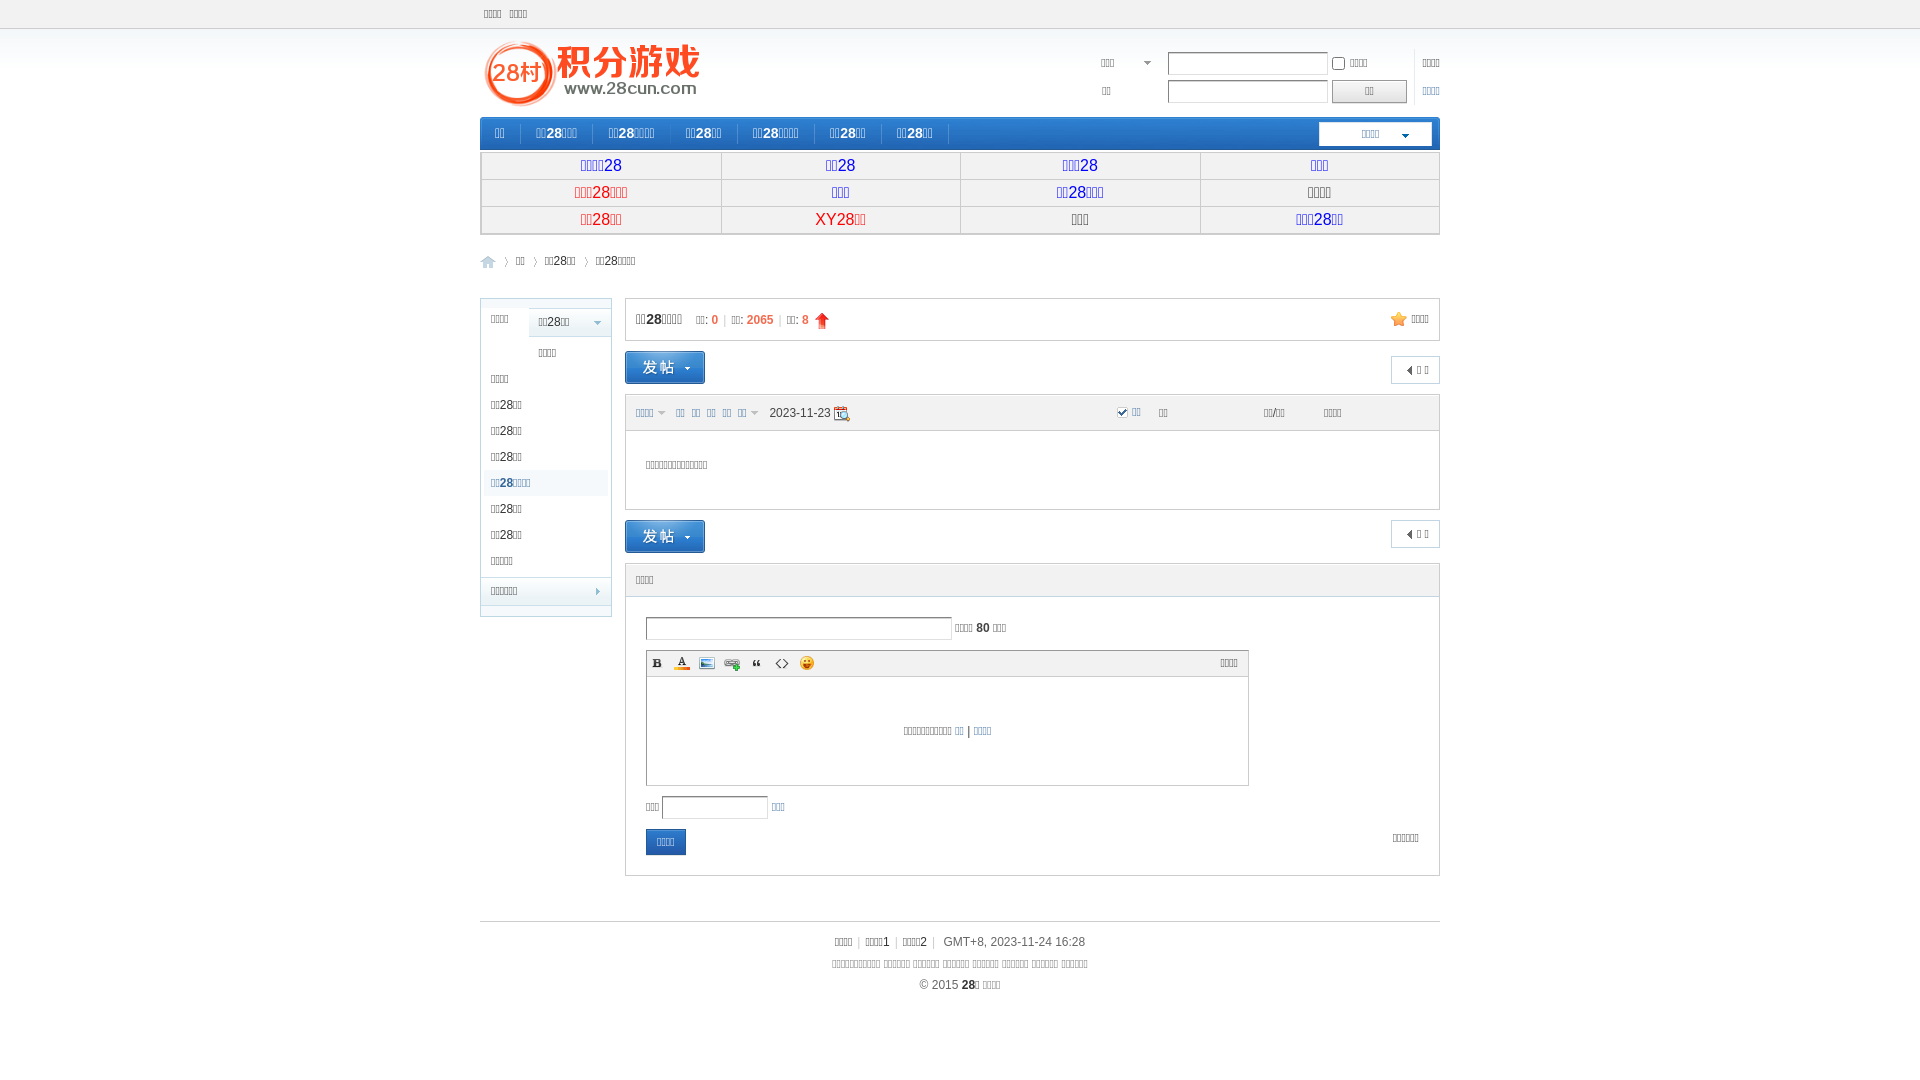 The image size is (1920, 1080). Describe the element at coordinates (841, 412) in the screenshot. I see `'2023-11-23'` at that location.